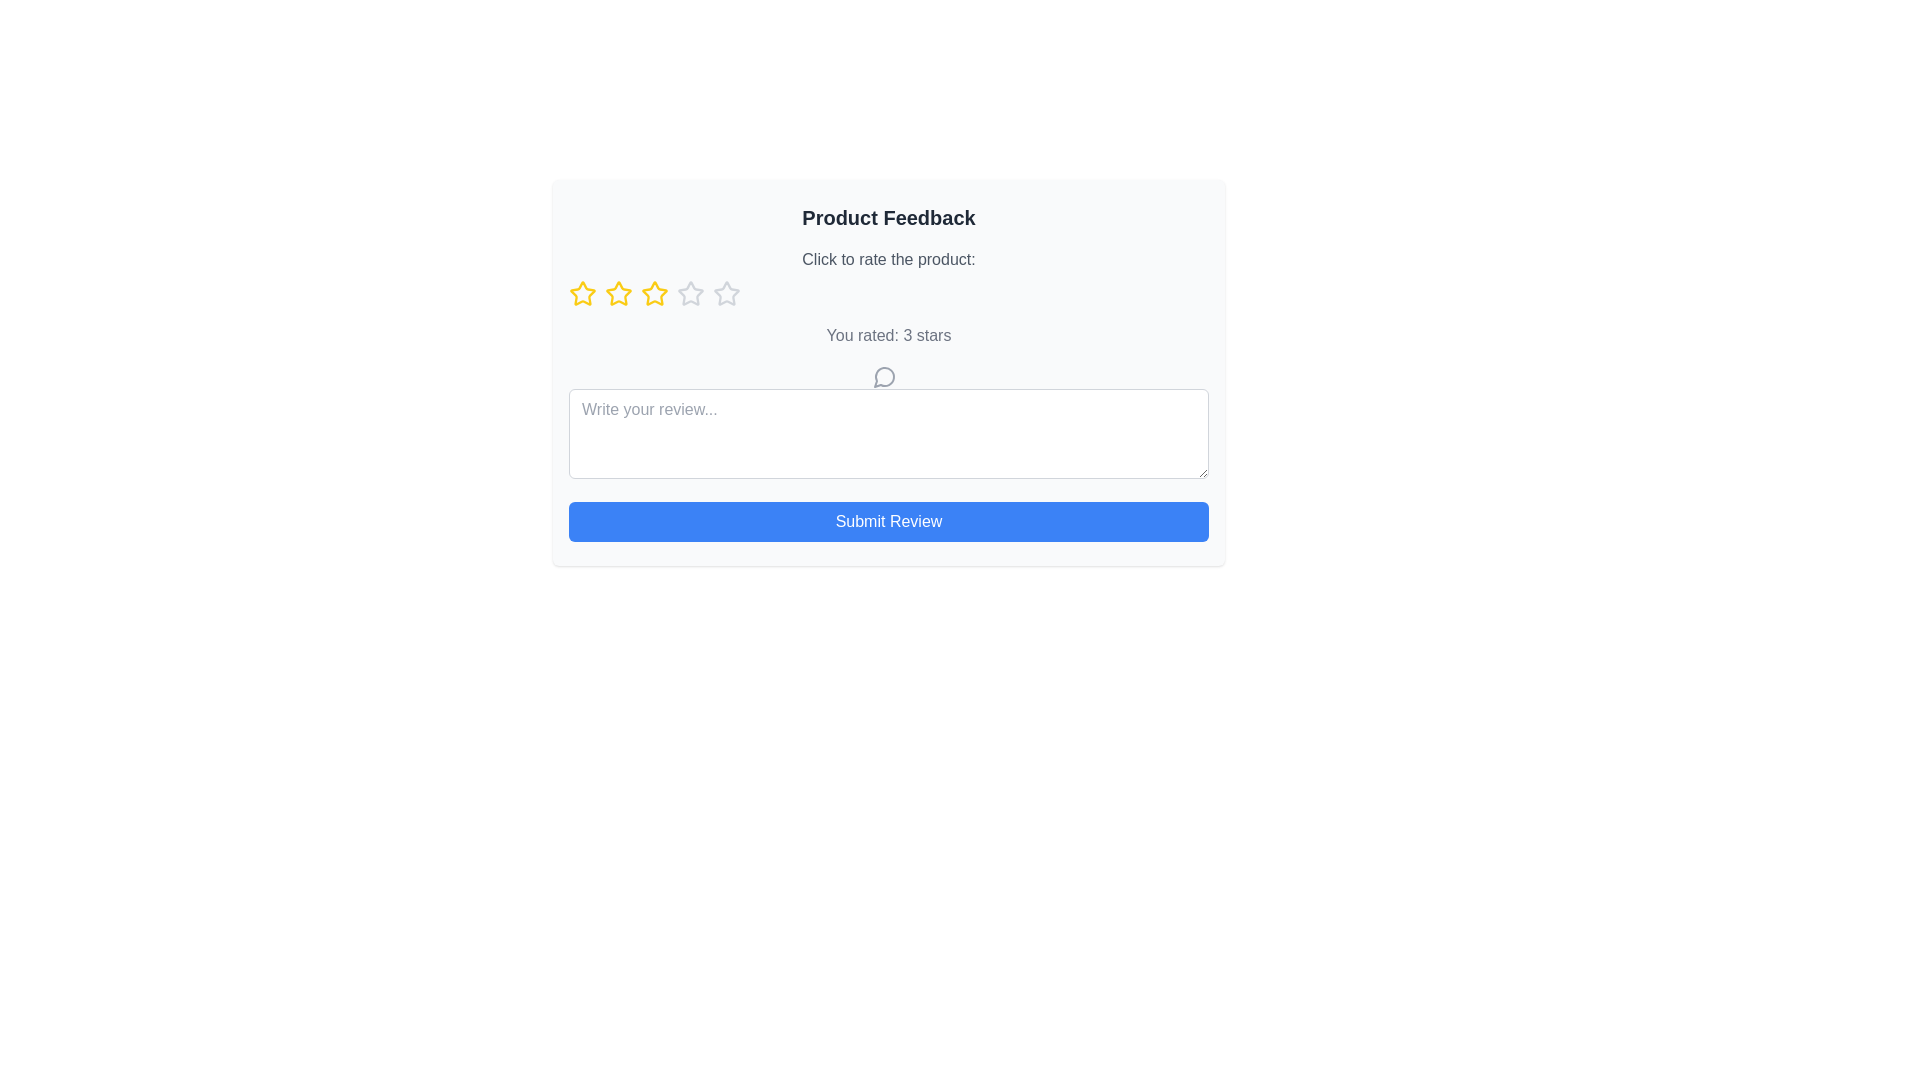 The width and height of the screenshot is (1920, 1080). I want to click on the first yellow star icon in the rating panel, so click(581, 293).